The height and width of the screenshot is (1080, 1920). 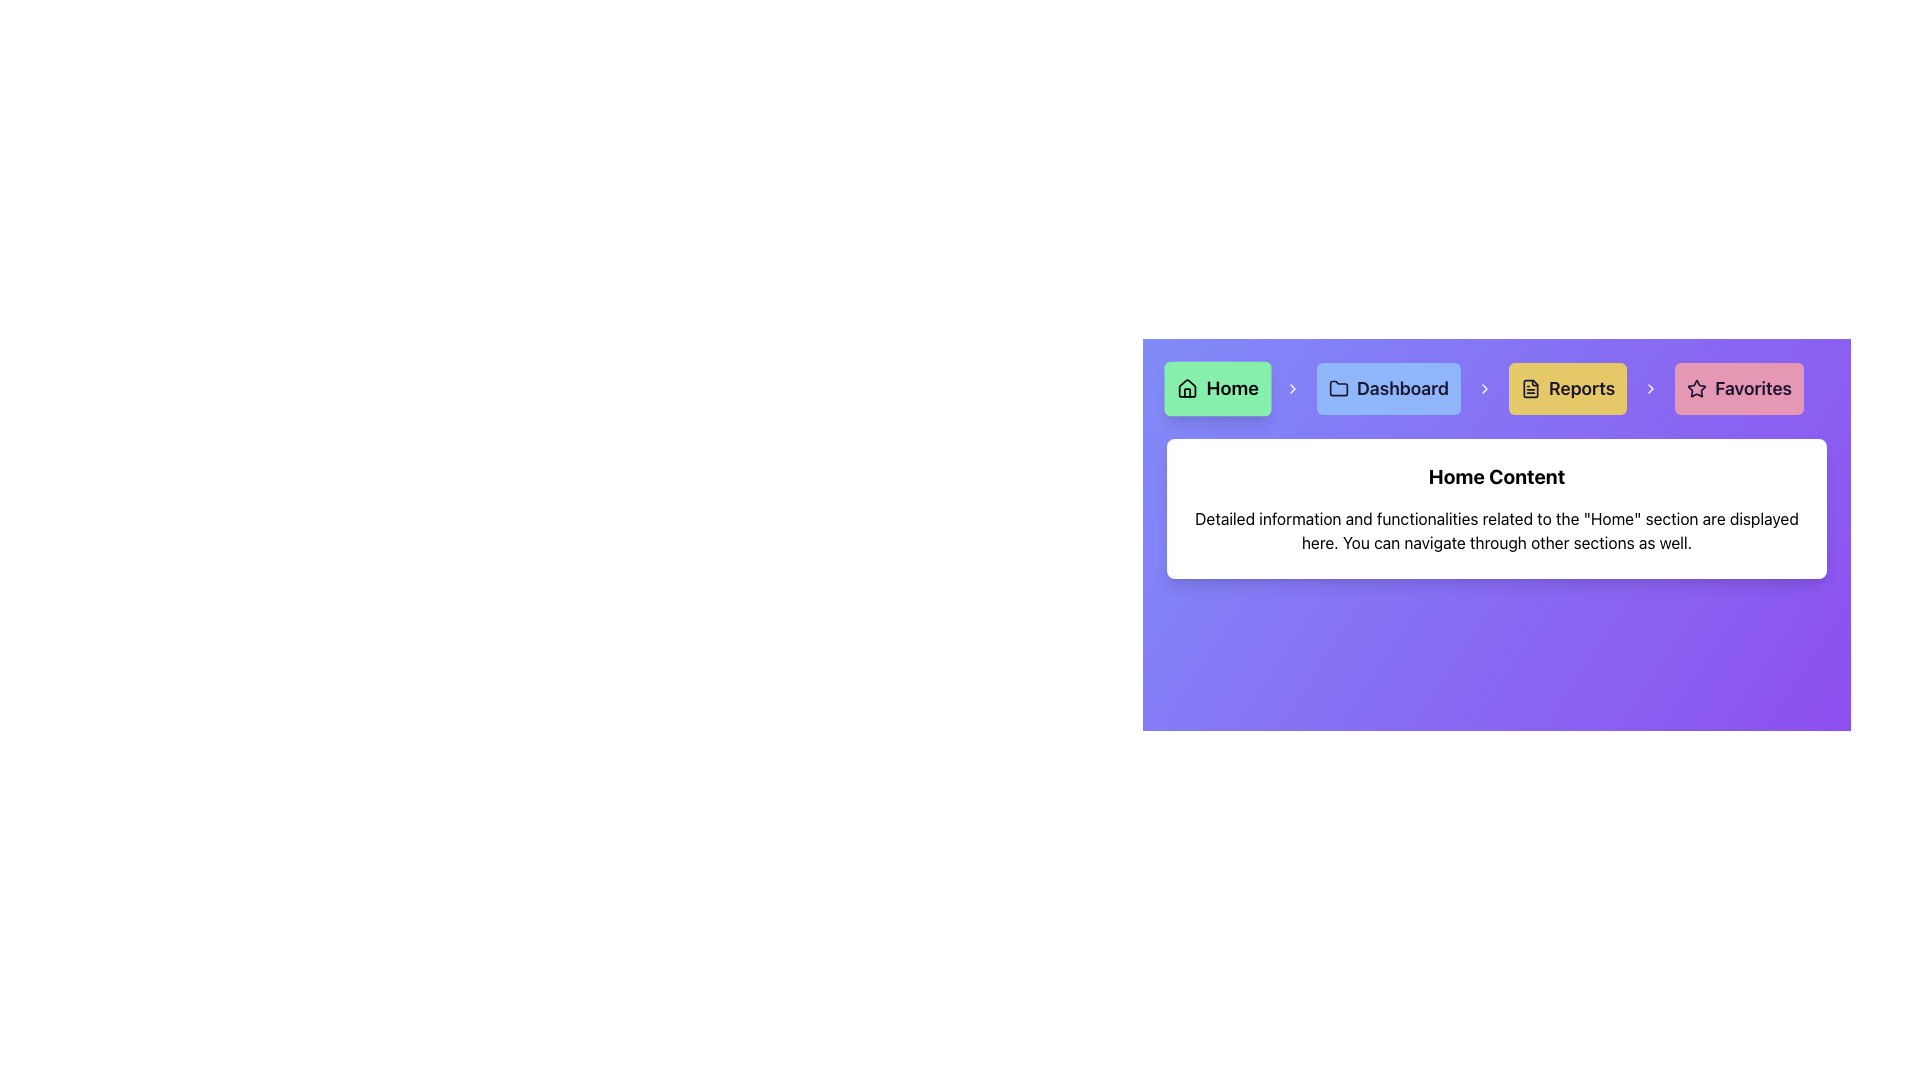 I want to click on the rectangular pink button with rounded corners labeled 'Favorites', so click(x=1738, y=389).